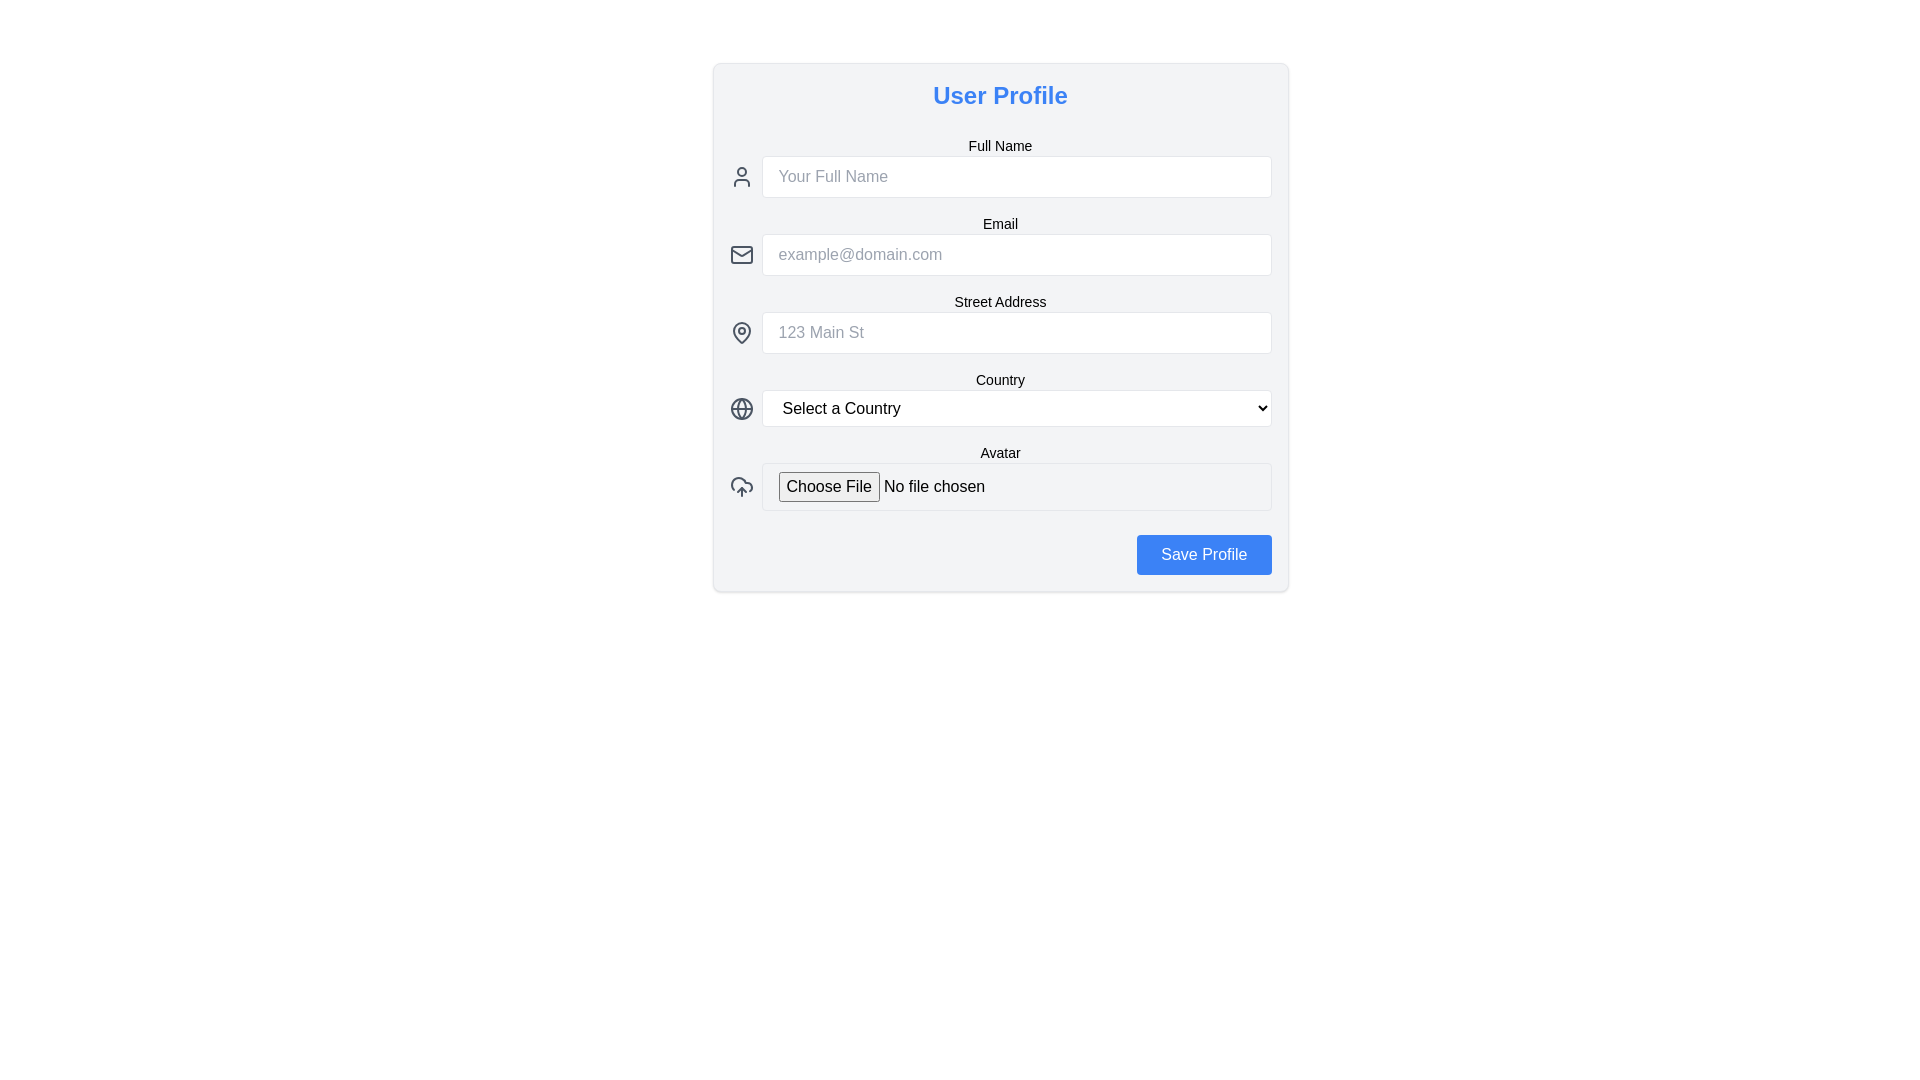  I want to click on the labeled input field for email address in the User Profile section, so click(1000, 244).